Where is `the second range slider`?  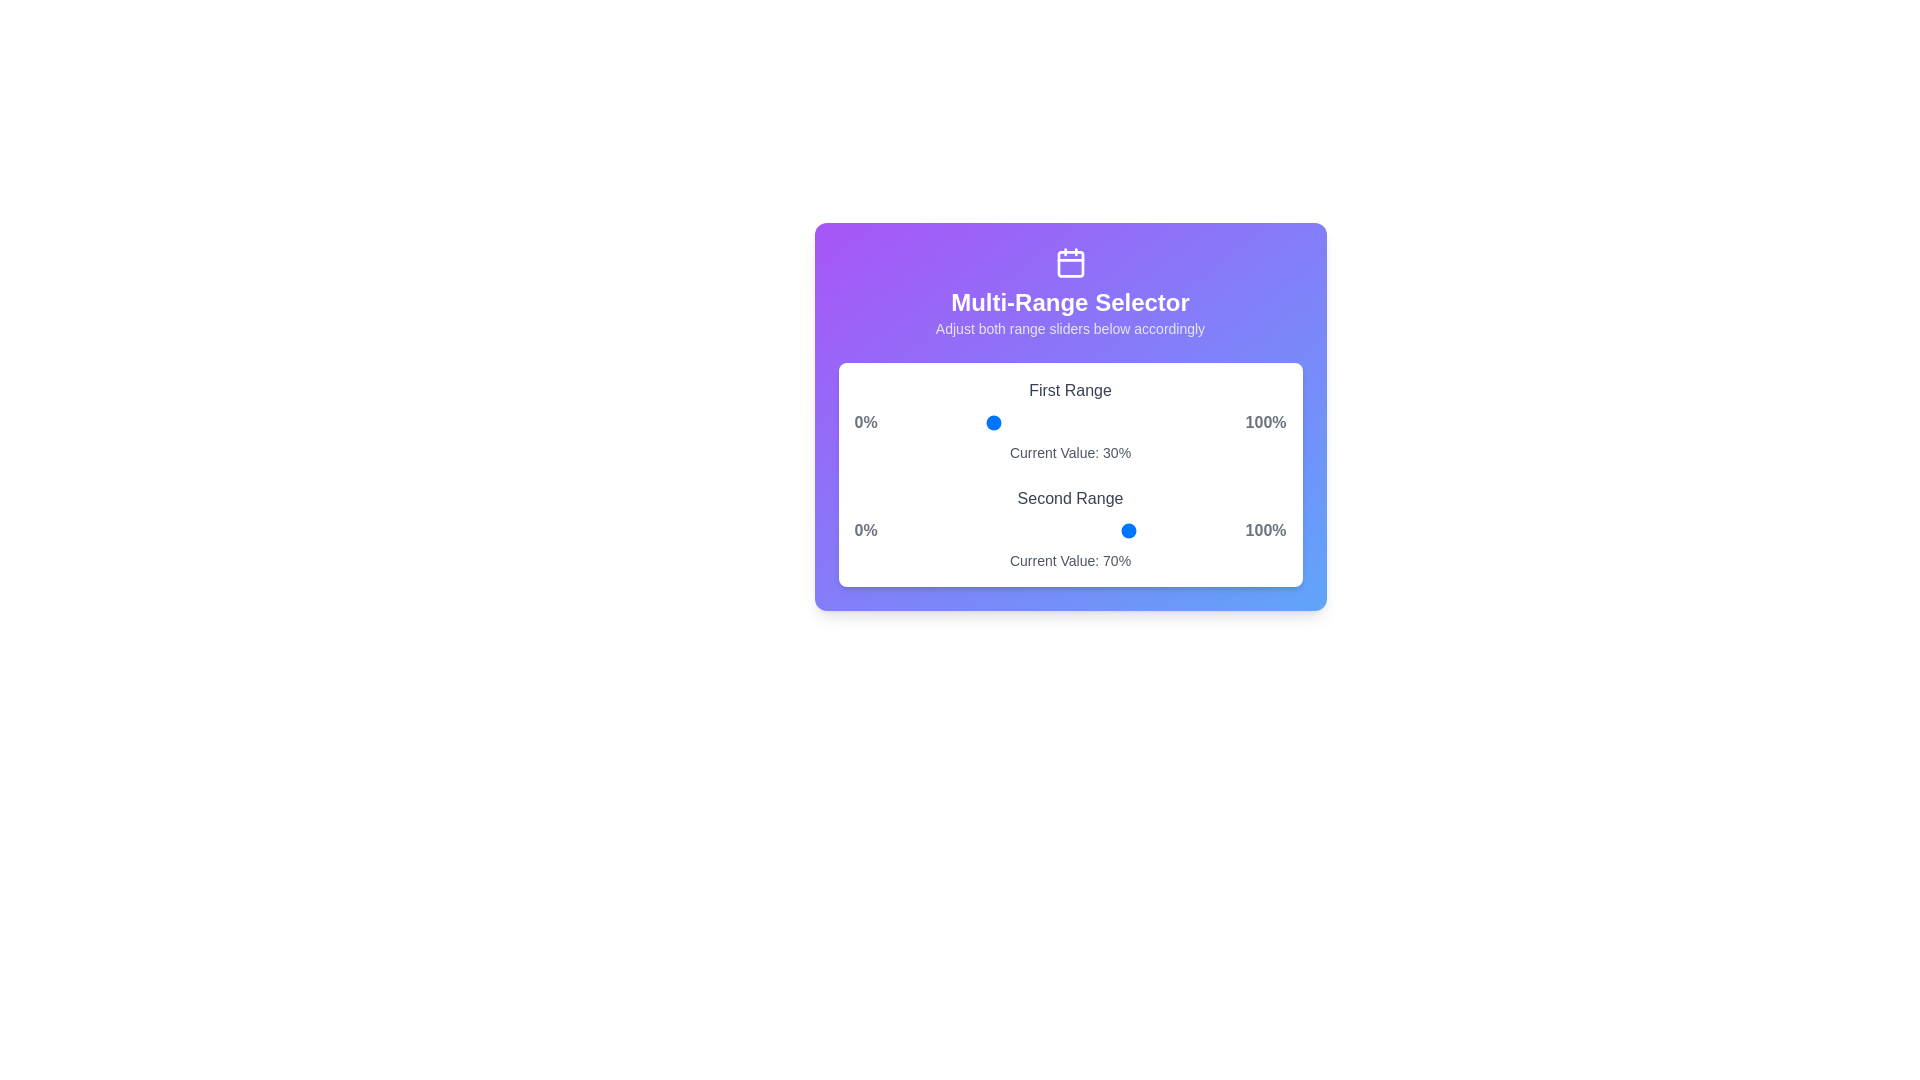
the second range slider is located at coordinates (933, 530).